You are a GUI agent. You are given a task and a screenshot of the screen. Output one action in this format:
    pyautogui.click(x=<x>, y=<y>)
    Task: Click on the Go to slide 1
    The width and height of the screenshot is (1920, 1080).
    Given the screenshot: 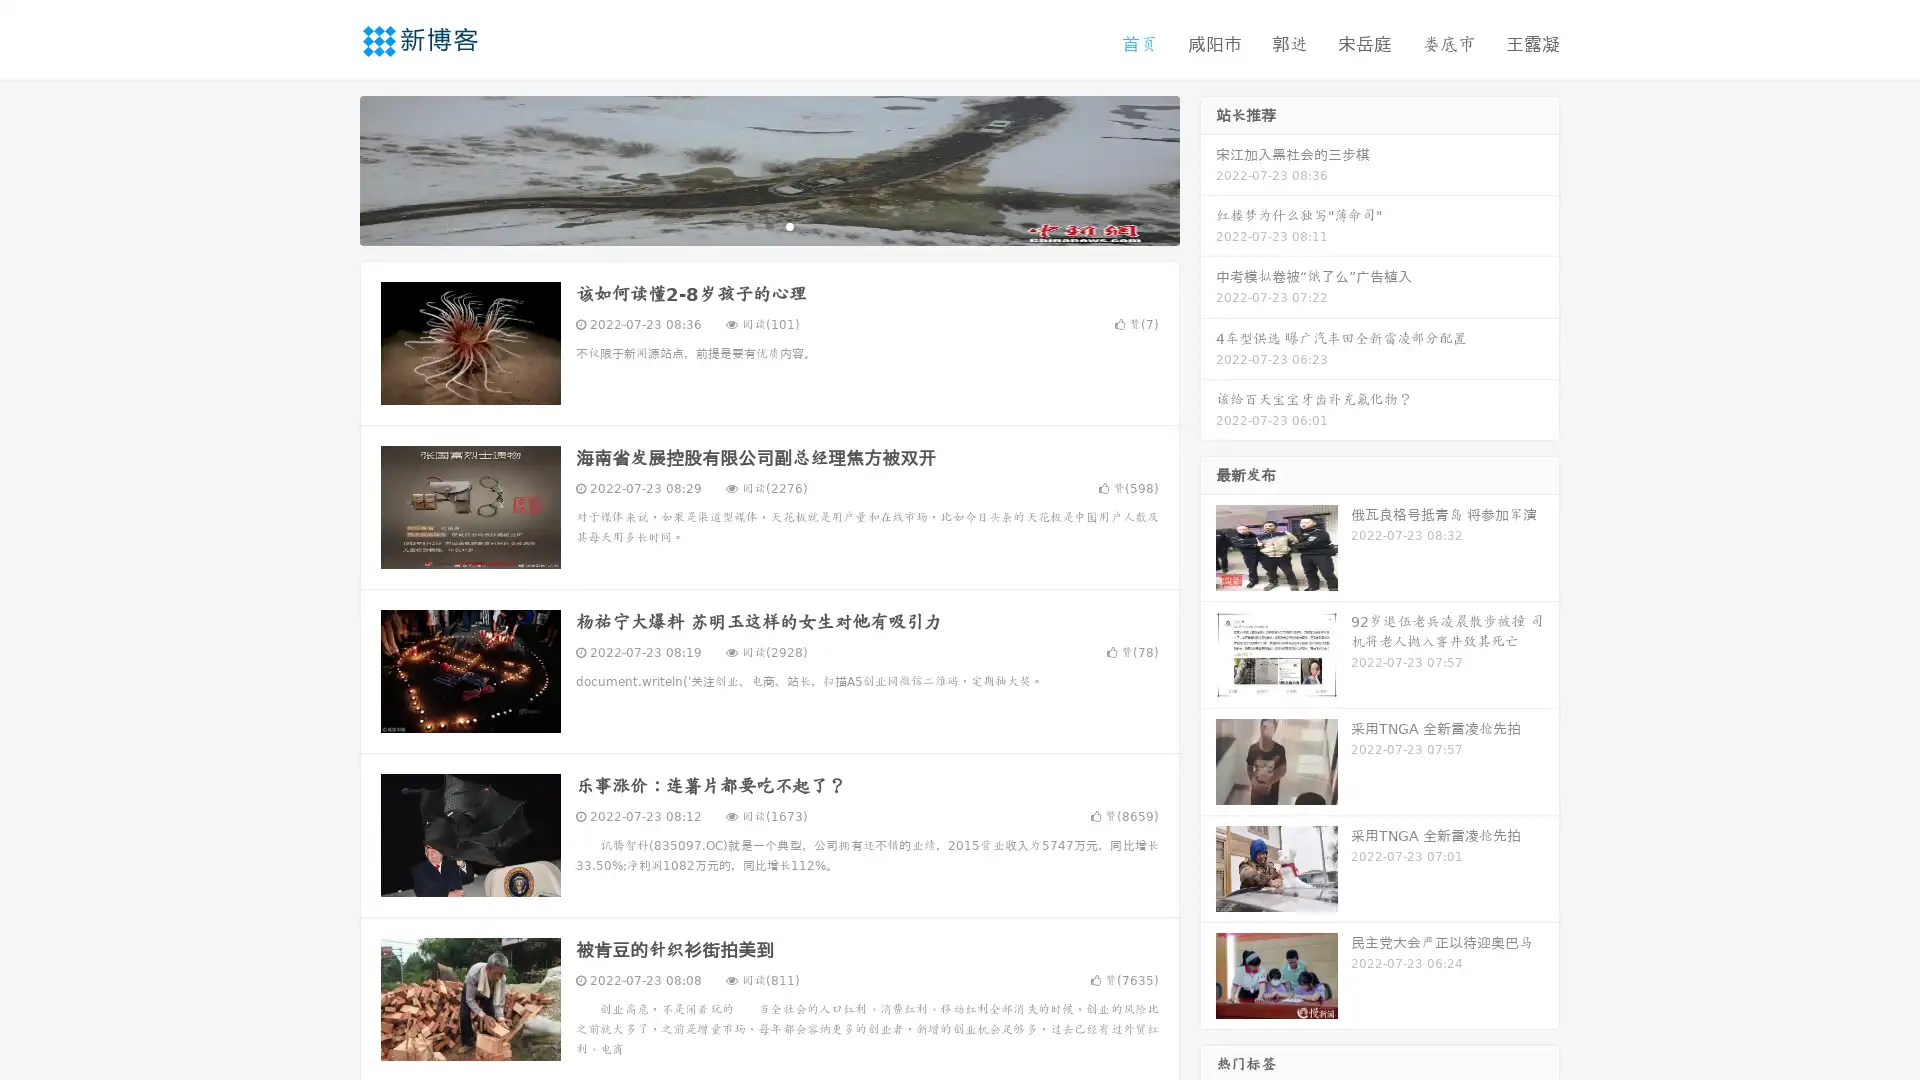 What is the action you would take?
    pyautogui.click(x=748, y=225)
    